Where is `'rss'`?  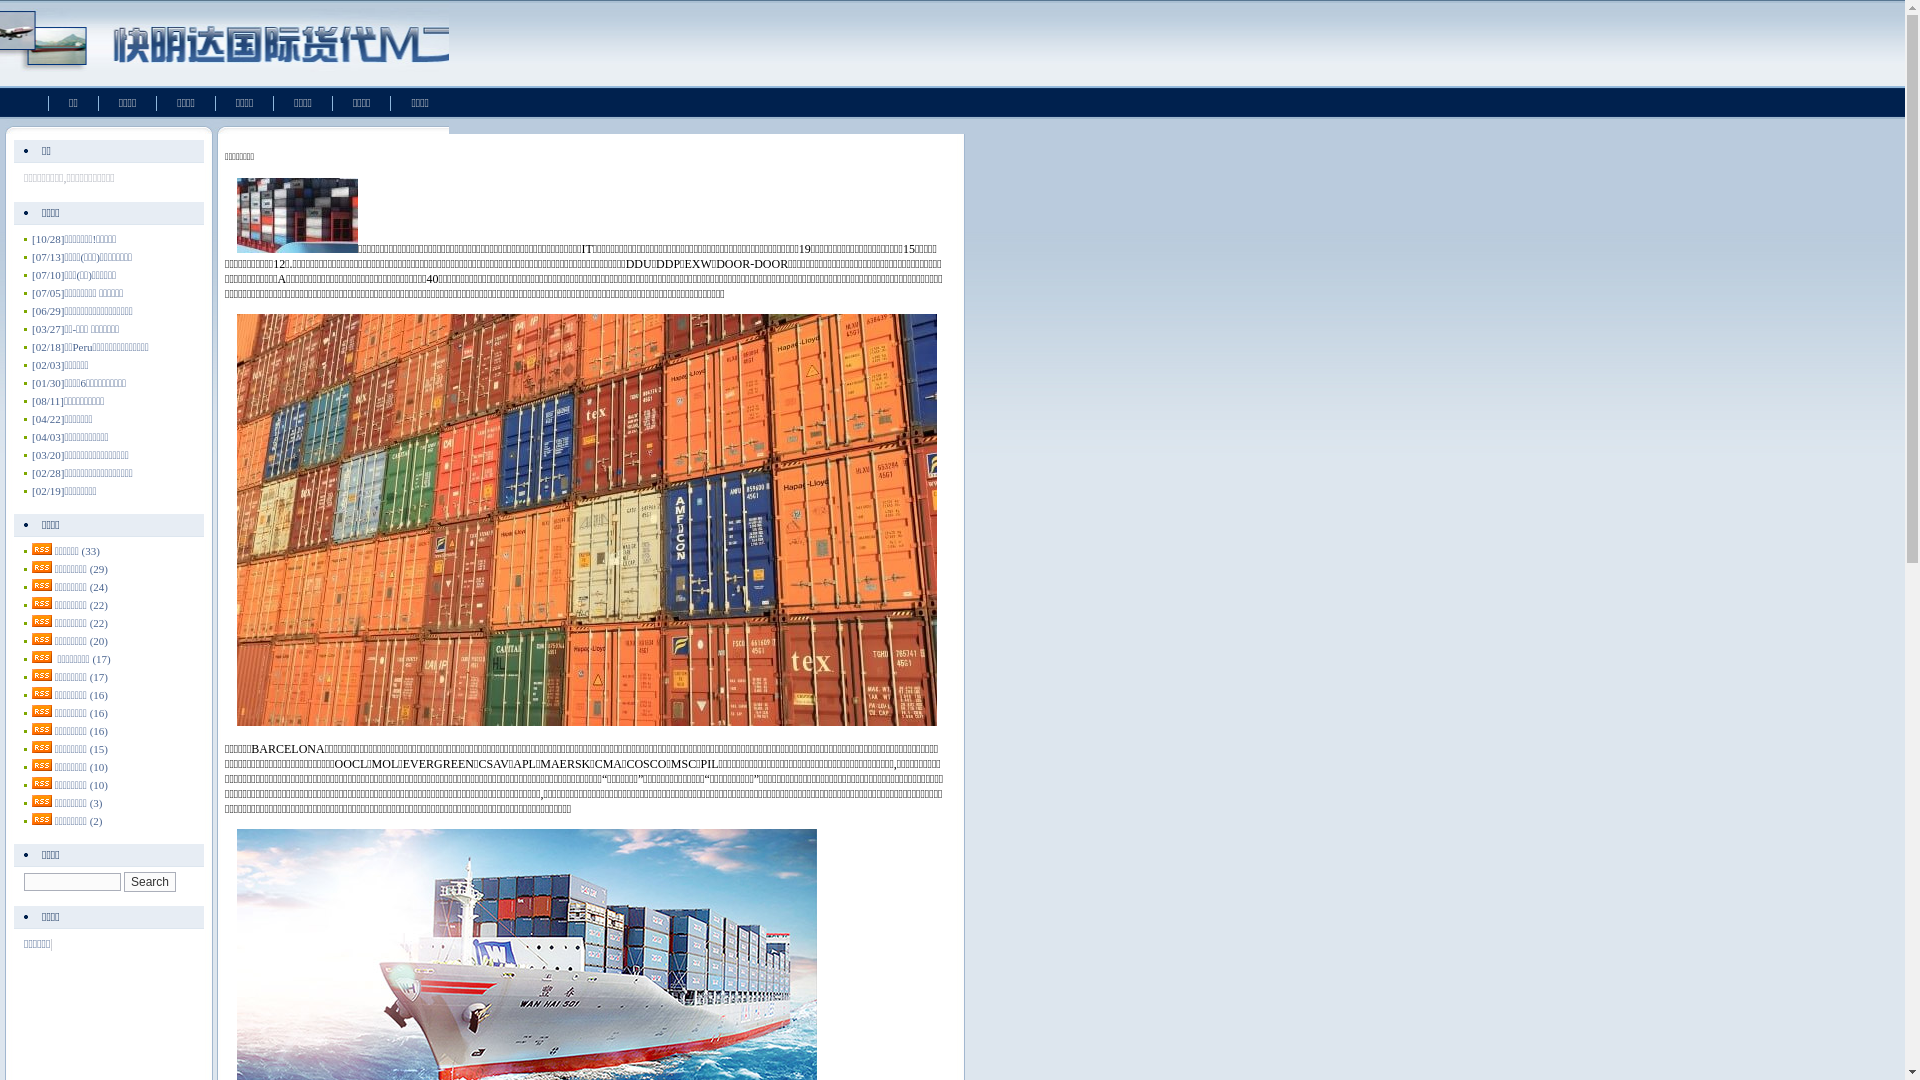 'rss' is located at coordinates (42, 800).